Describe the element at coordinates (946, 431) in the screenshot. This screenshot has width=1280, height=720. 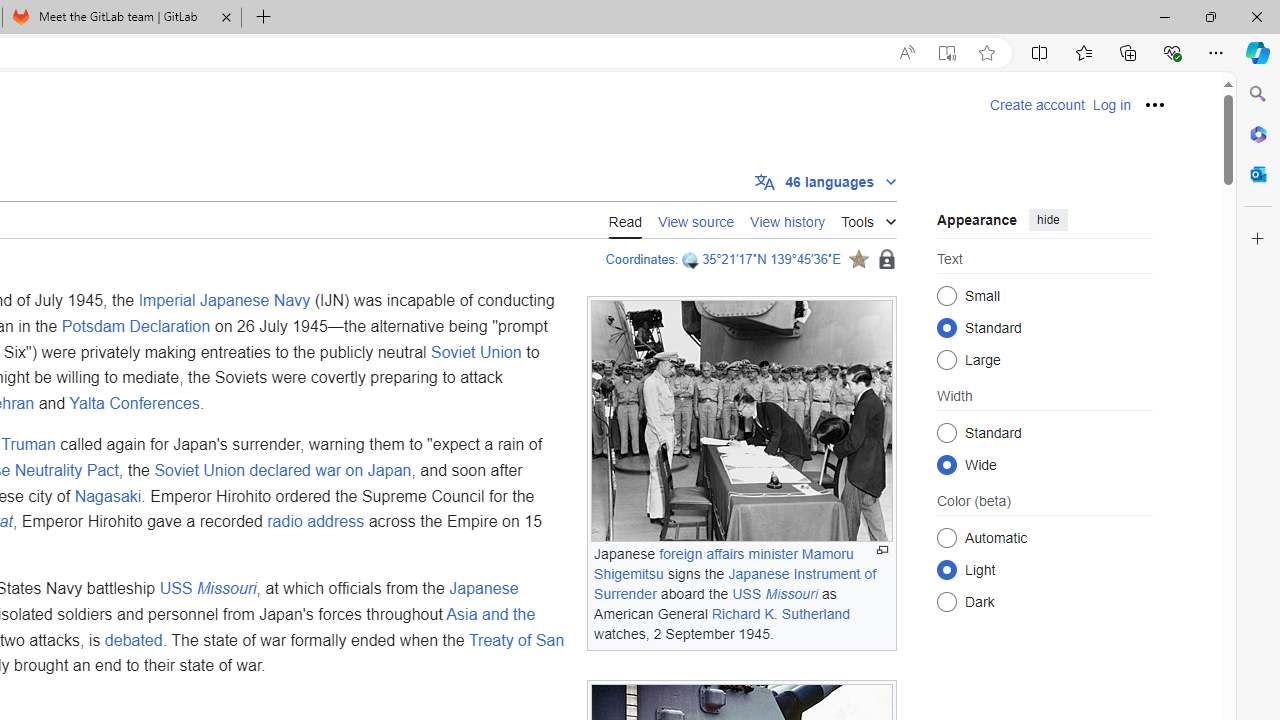
I see `'Standard'` at that location.